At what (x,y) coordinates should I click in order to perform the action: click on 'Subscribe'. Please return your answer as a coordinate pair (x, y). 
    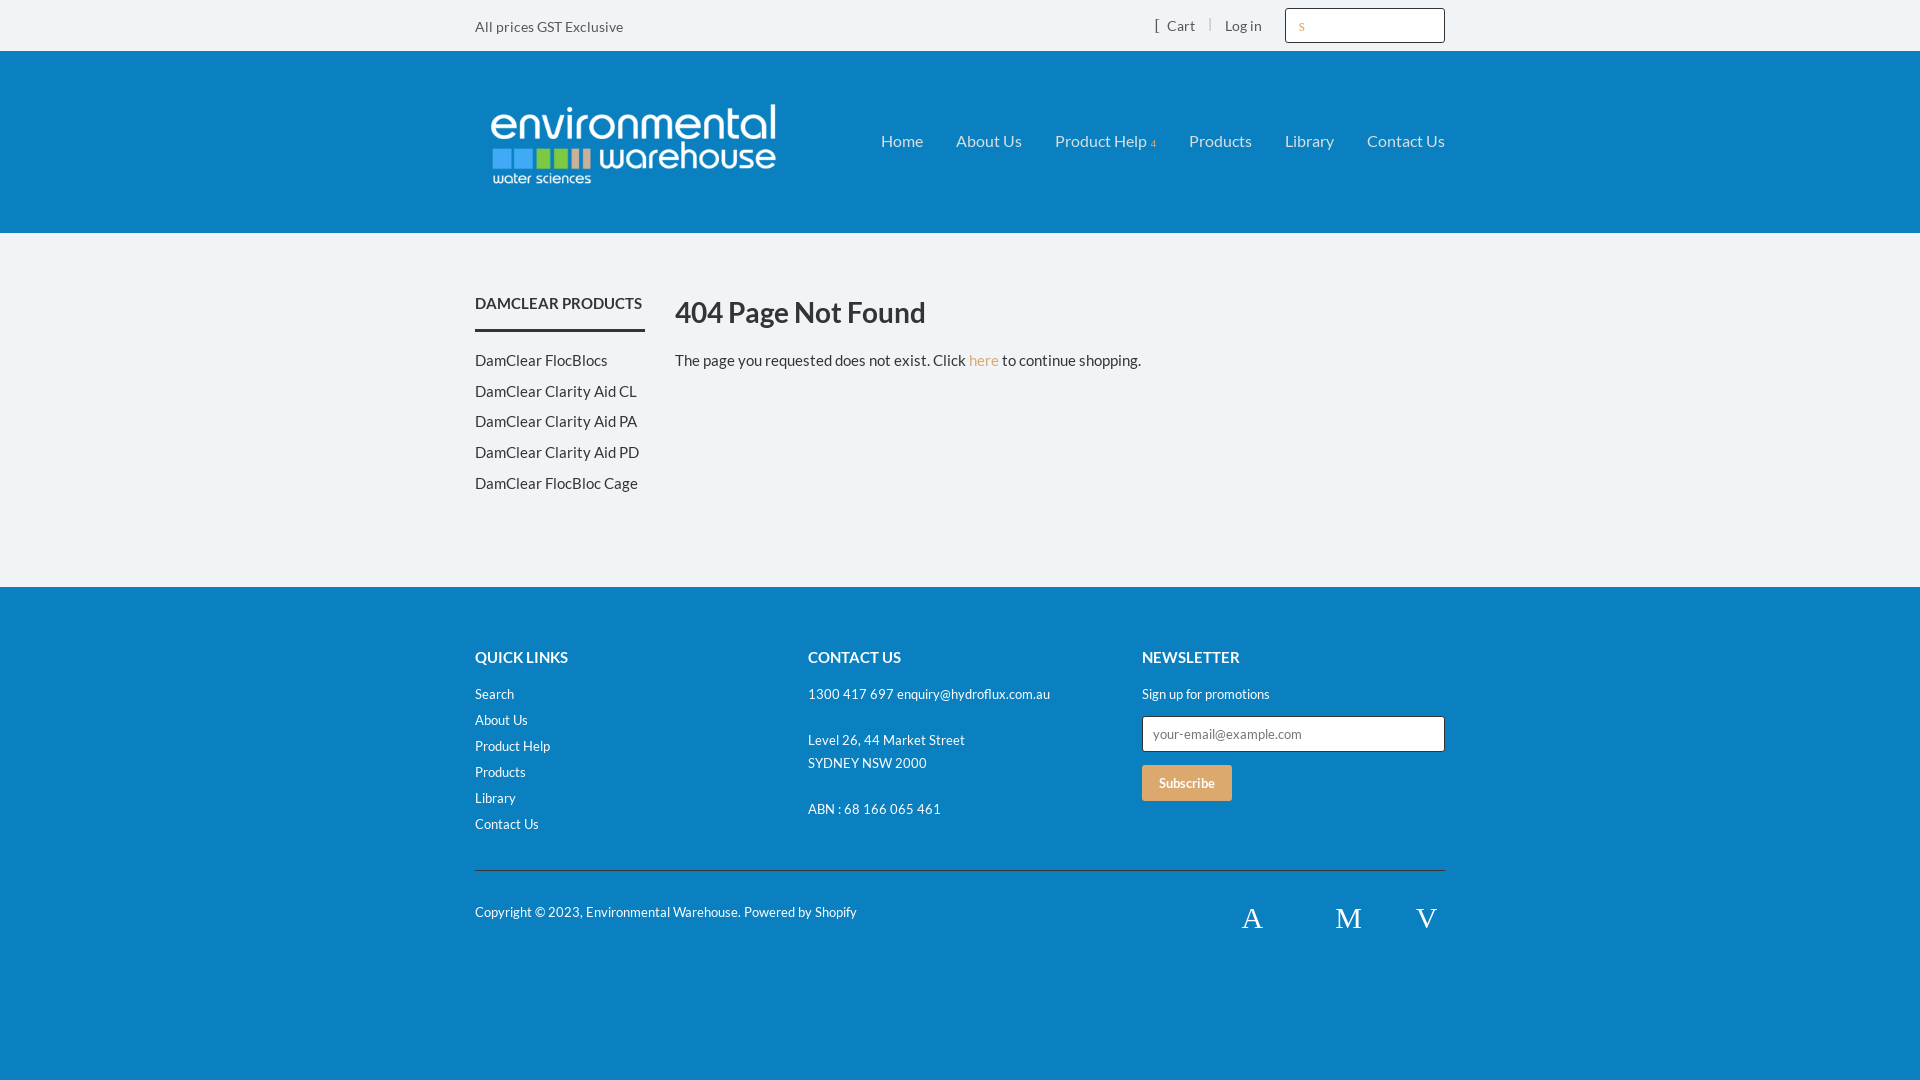
    Looking at the image, I should click on (1186, 782).